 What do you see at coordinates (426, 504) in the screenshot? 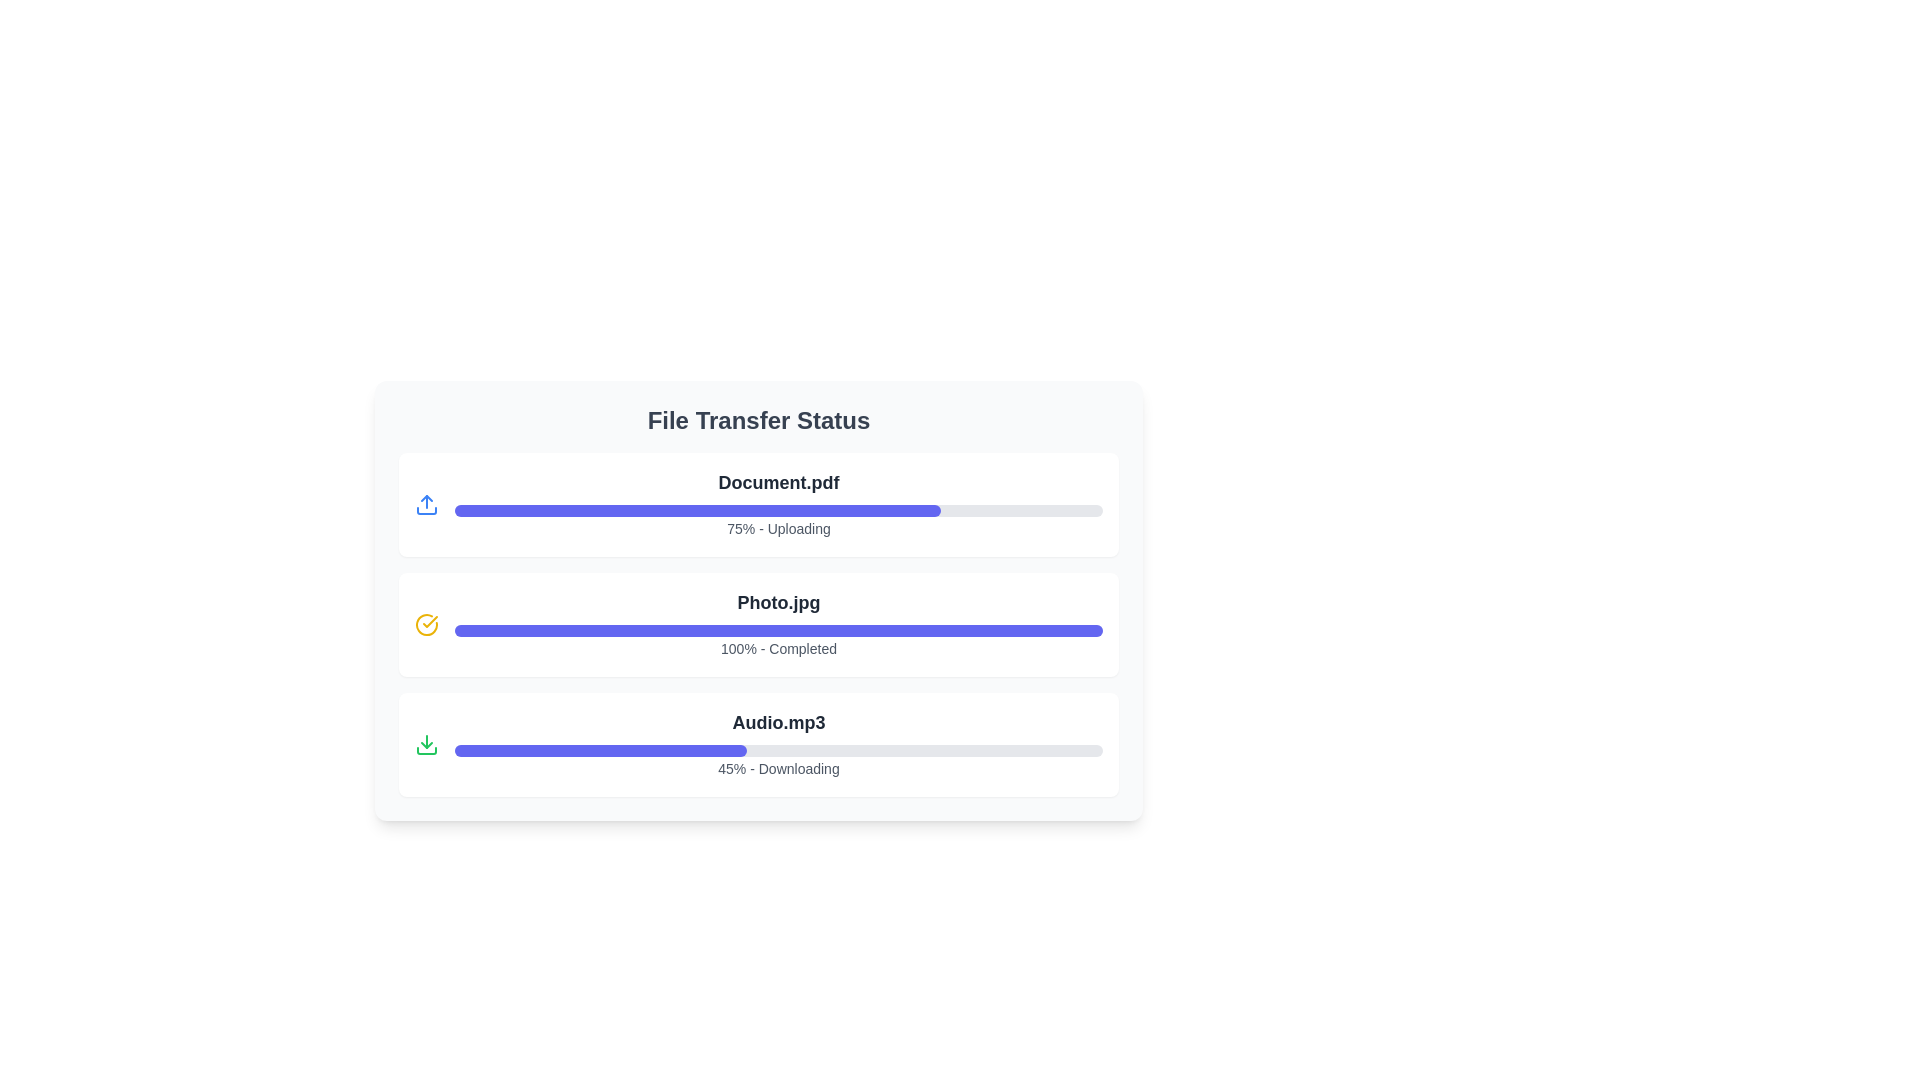
I see `the upload indicator icon located on the left of 'Document.pdf' in the first entry of the list layout` at bounding box center [426, 504].